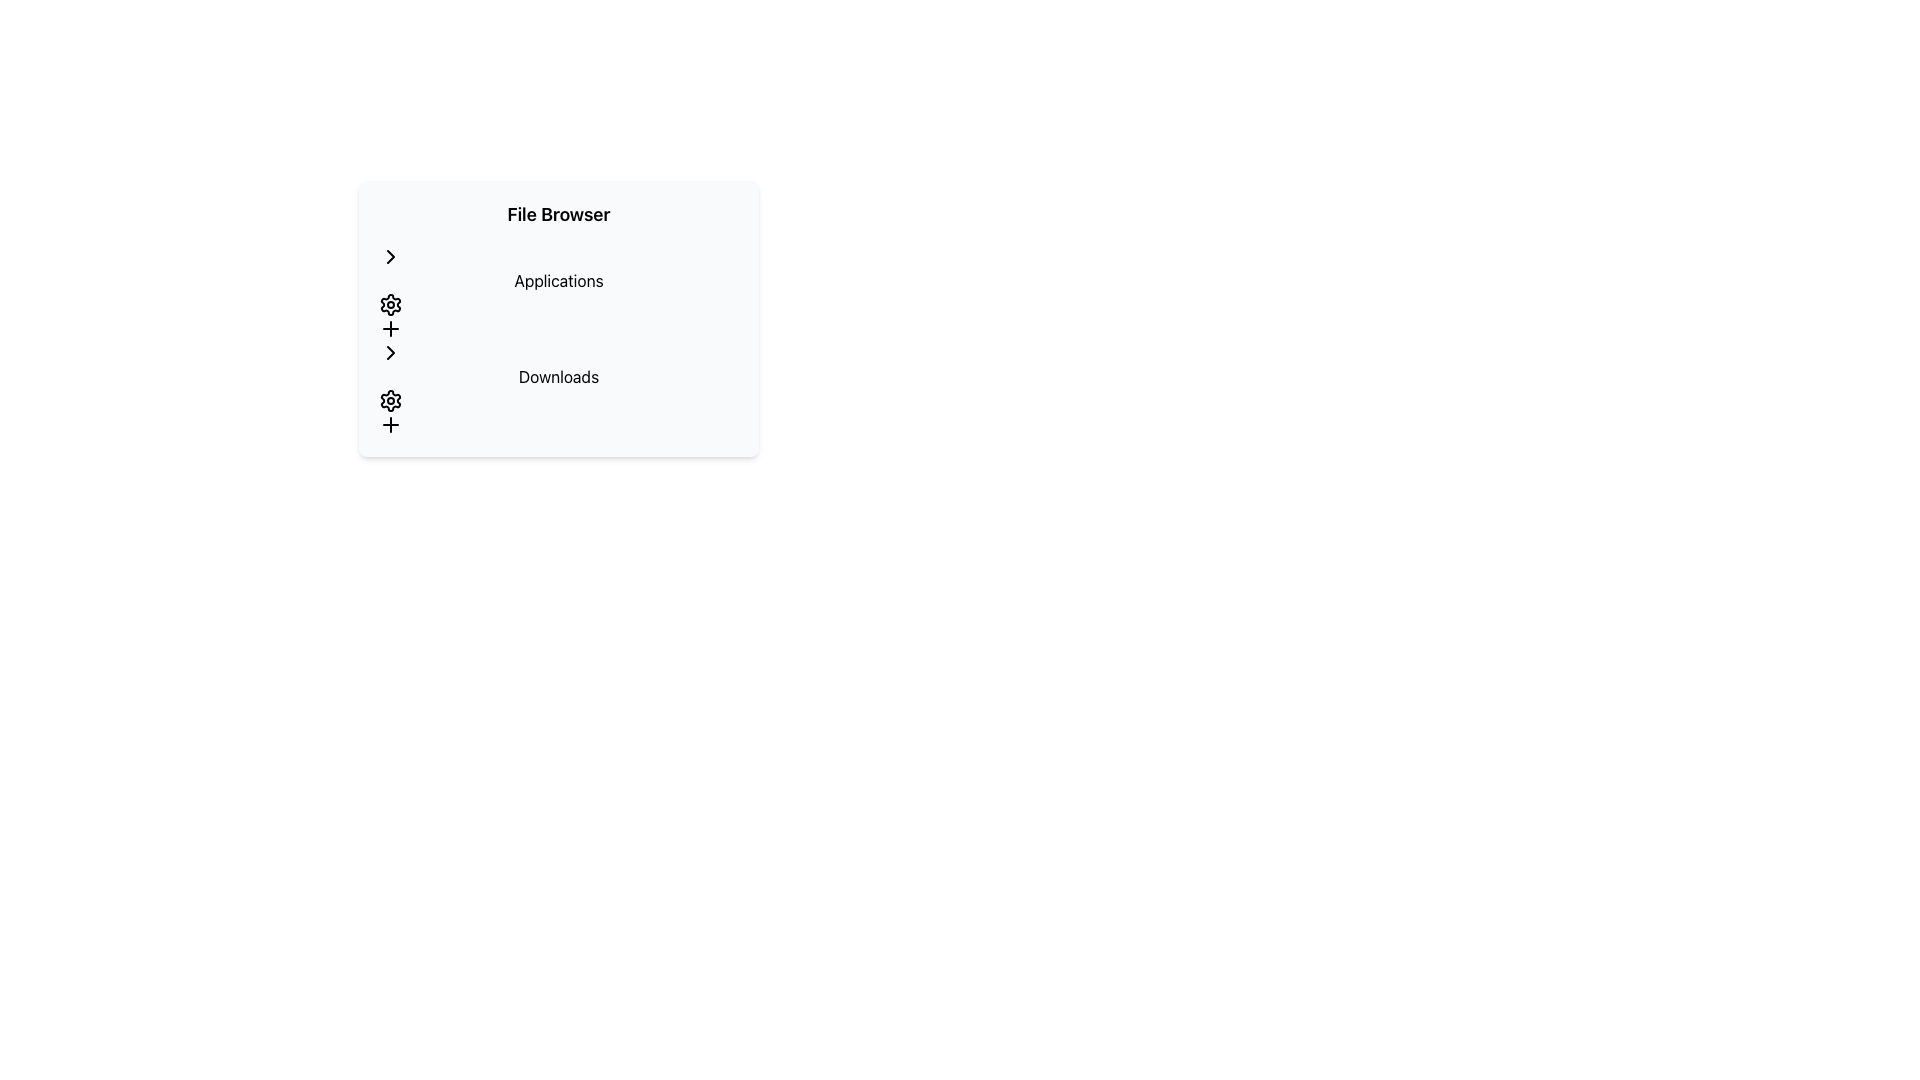 This screenshot has width=1920, height=1080. Describe the element at coordinates (390, 304) in the screenshot. I see `the first gear-shaped icon with a black outline in the left vertical column of the file browser card` at that location.